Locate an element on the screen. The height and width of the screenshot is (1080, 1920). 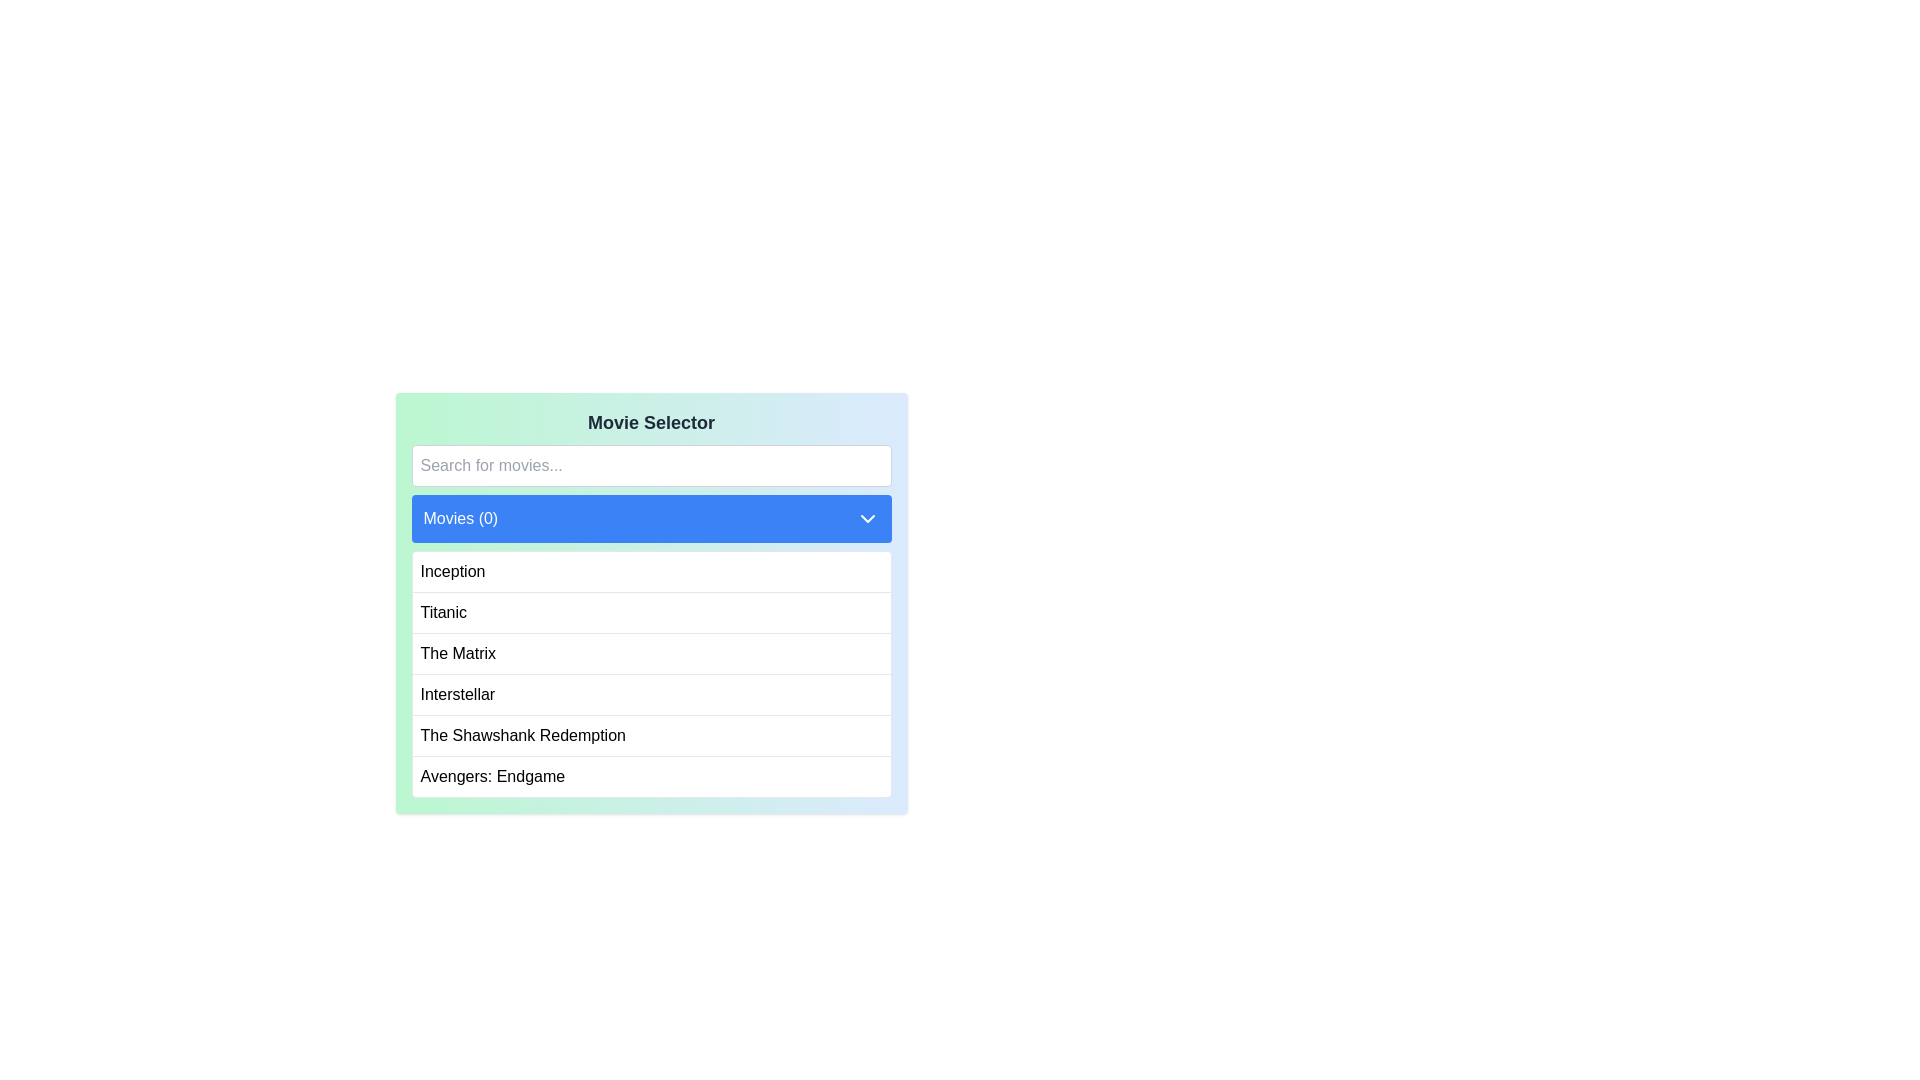
the text label displaying 'Avengers: Endgame' is located at coordinates (492, 775).